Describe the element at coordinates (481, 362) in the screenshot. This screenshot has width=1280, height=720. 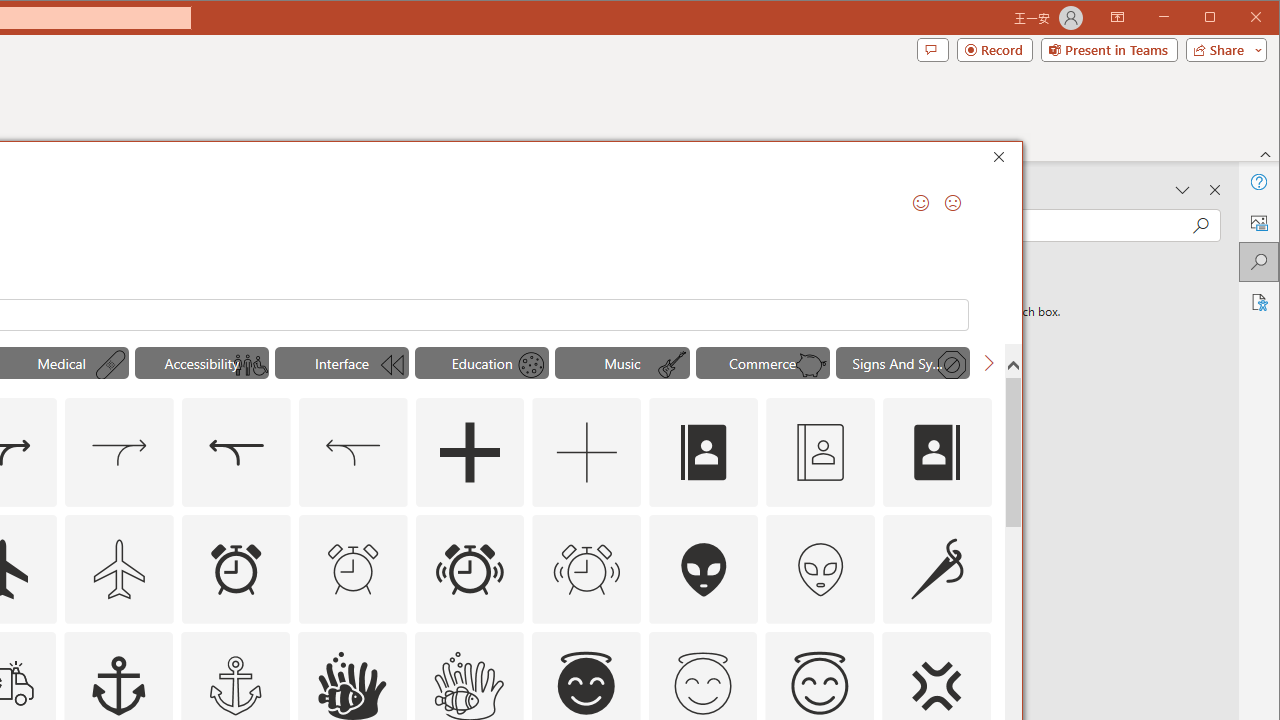
I see `'"Education" Icons.'` at that location.